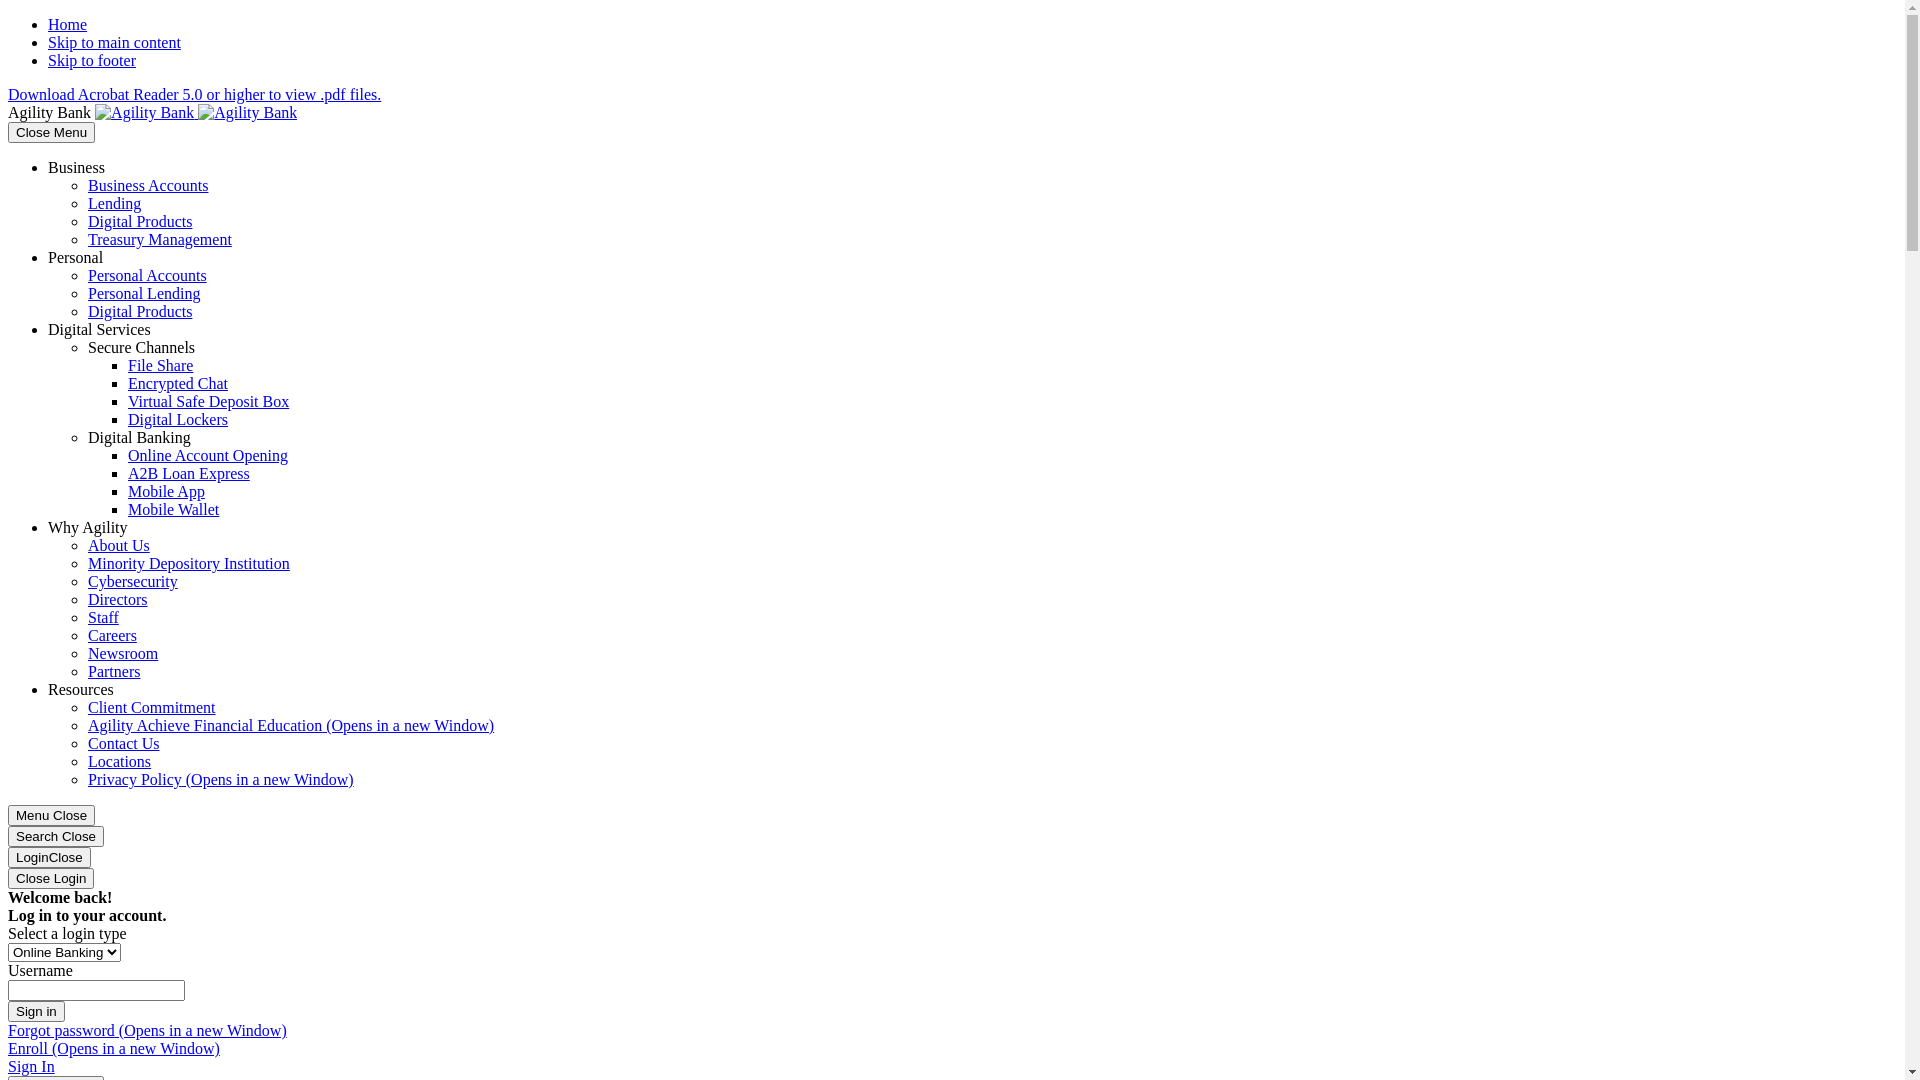 The width and height of the screenshot is (1920, 1080). What do you see at coordinates (151, 706) in the screenshot?
I see `'Client Commitment'` at bounding box center [151, 706].